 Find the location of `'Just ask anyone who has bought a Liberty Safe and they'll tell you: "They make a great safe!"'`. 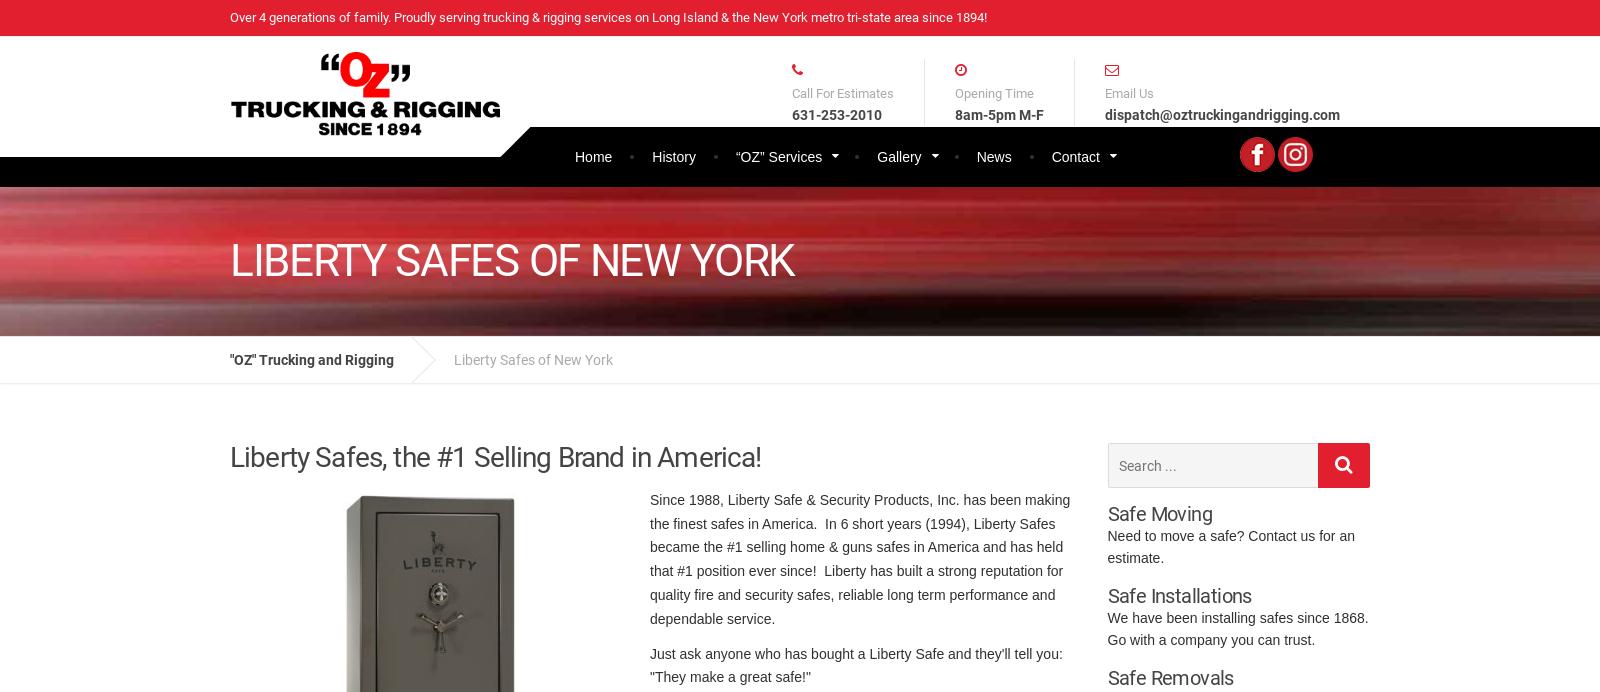

'Just ask anyone who has bought a Liberty Safe and they'll tell you: "They make a great safe!"' is located at coordinates (855, 664).